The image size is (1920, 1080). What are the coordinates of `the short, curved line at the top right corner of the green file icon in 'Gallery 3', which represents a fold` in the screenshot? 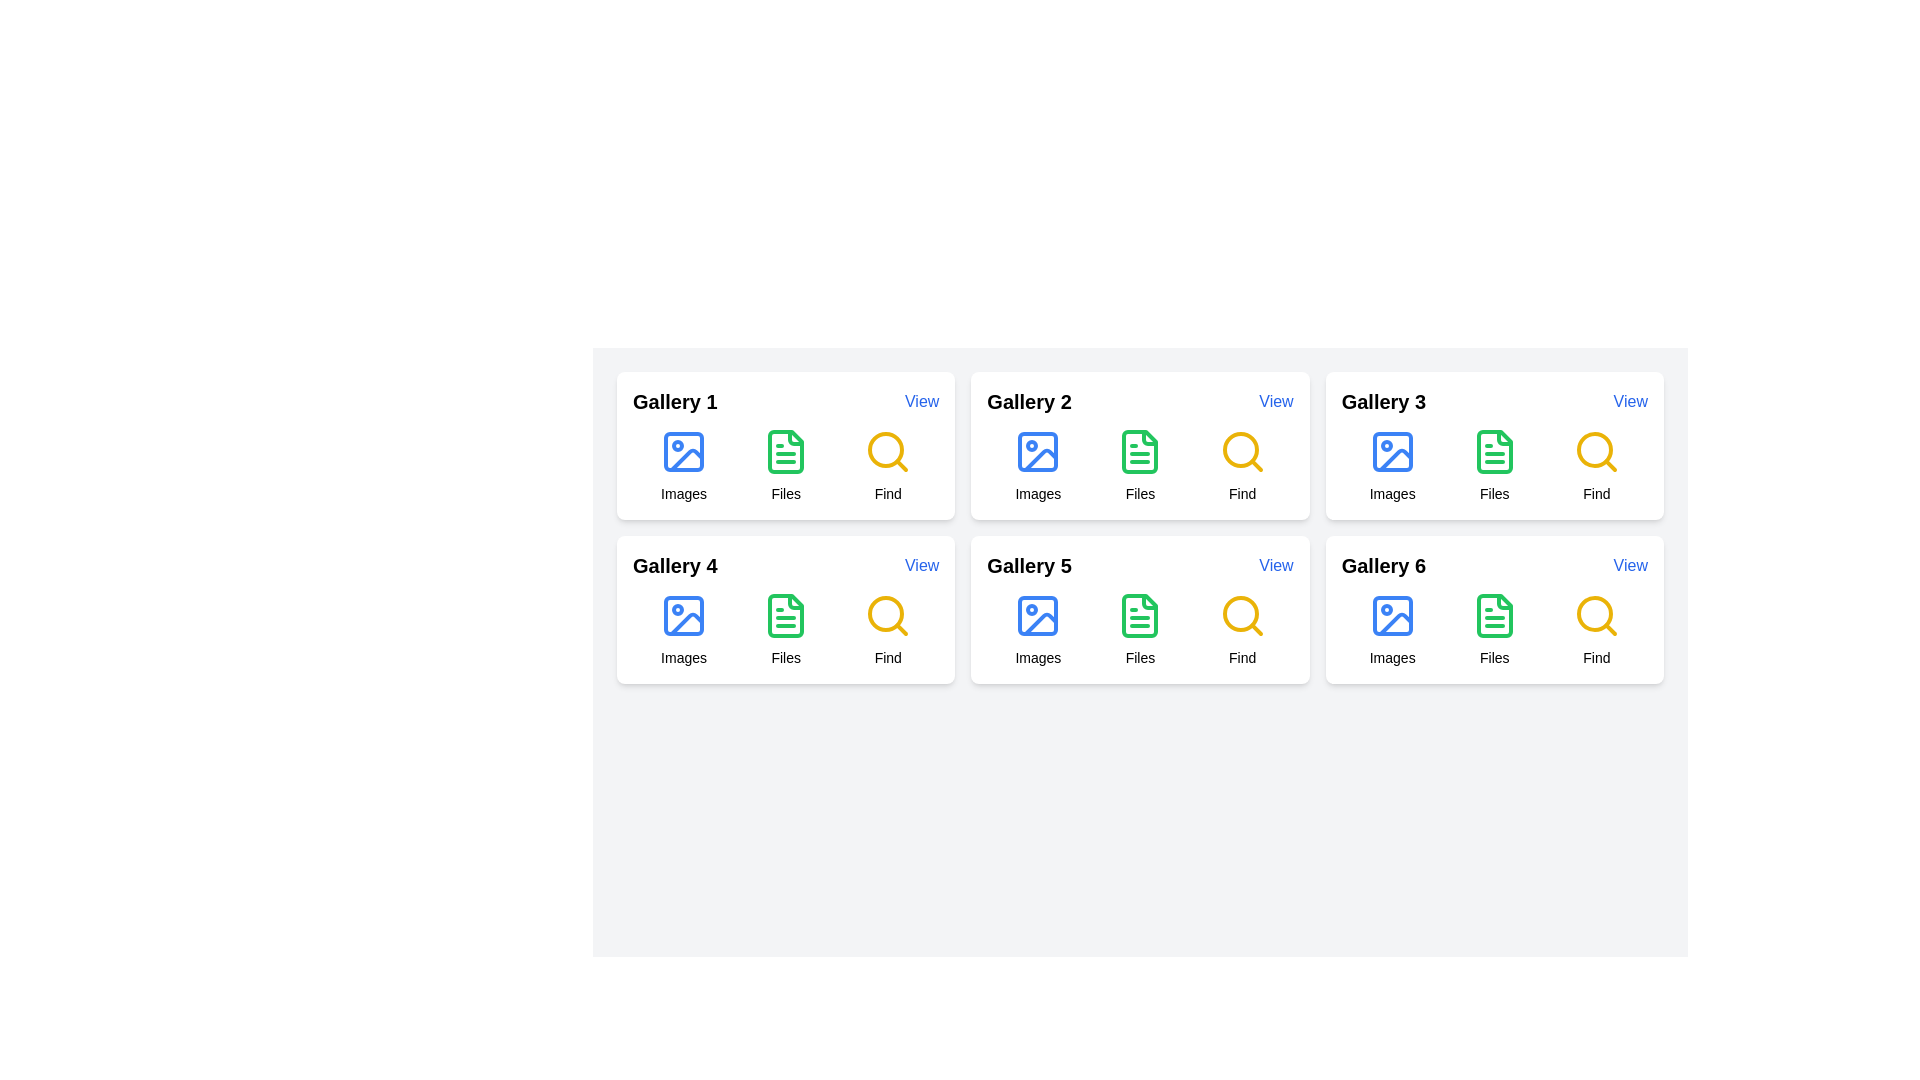 It's located at (1504, 437).